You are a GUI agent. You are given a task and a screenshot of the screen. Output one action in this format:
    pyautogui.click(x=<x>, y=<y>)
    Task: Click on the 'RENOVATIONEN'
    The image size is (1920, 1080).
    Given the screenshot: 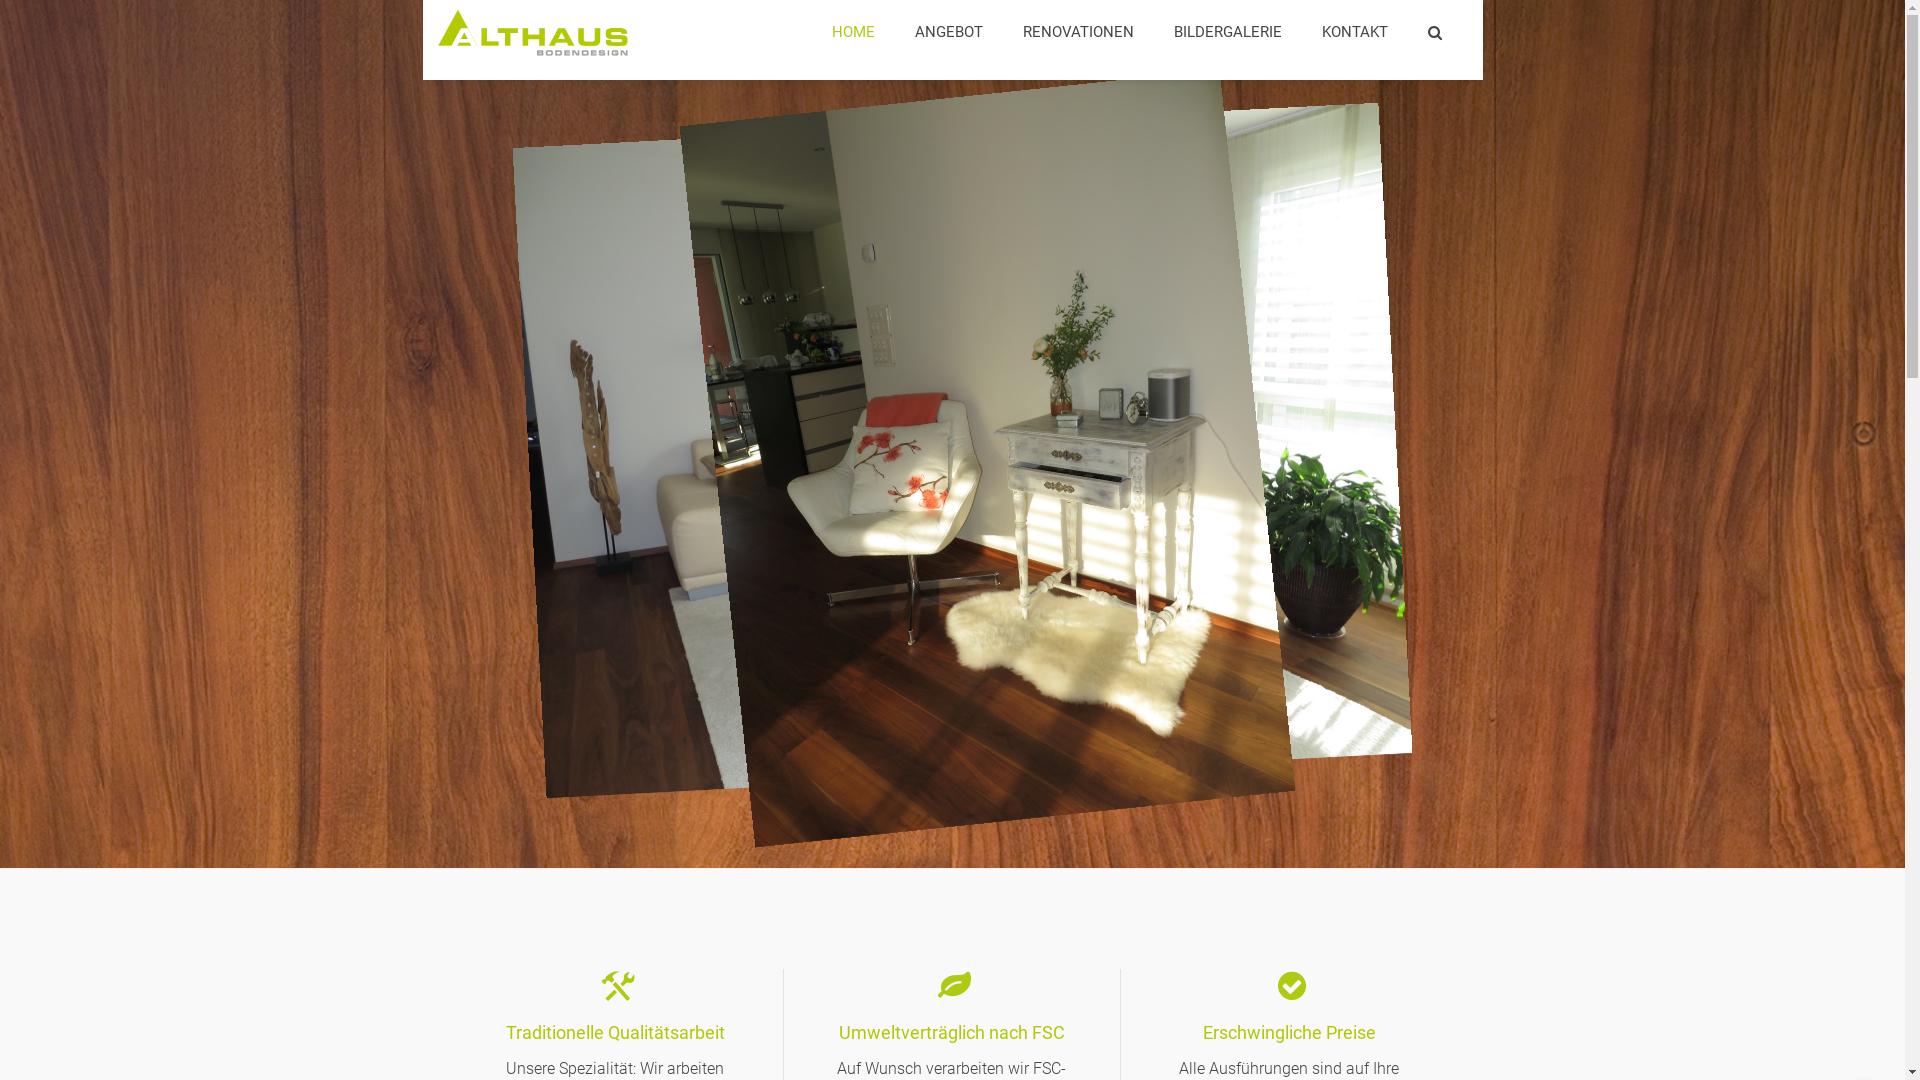 What is the action you would take?
    pyautogui.click(x=1076, y=32)
    